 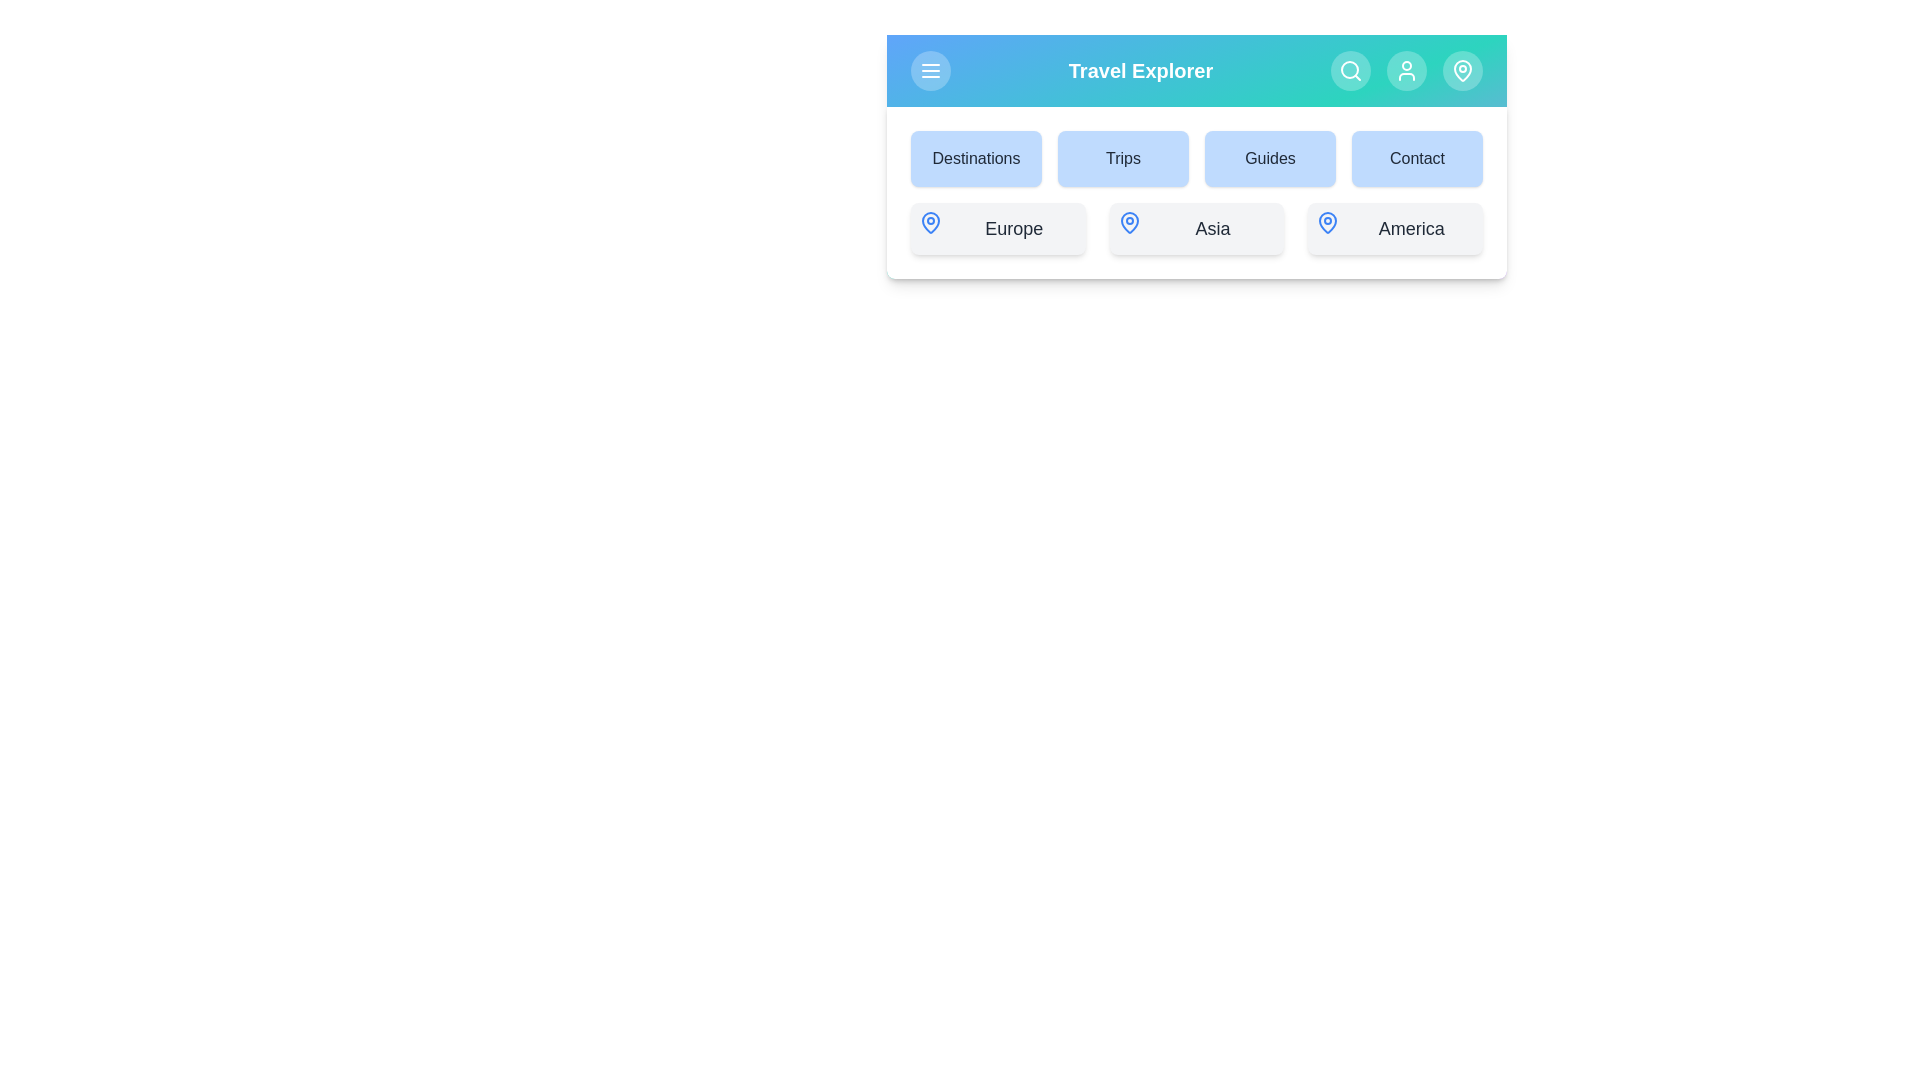 What do you see at coordinates (998, 227) in the screenshot?
I see `the Europe button to select it` at bounding box center [998, 227].